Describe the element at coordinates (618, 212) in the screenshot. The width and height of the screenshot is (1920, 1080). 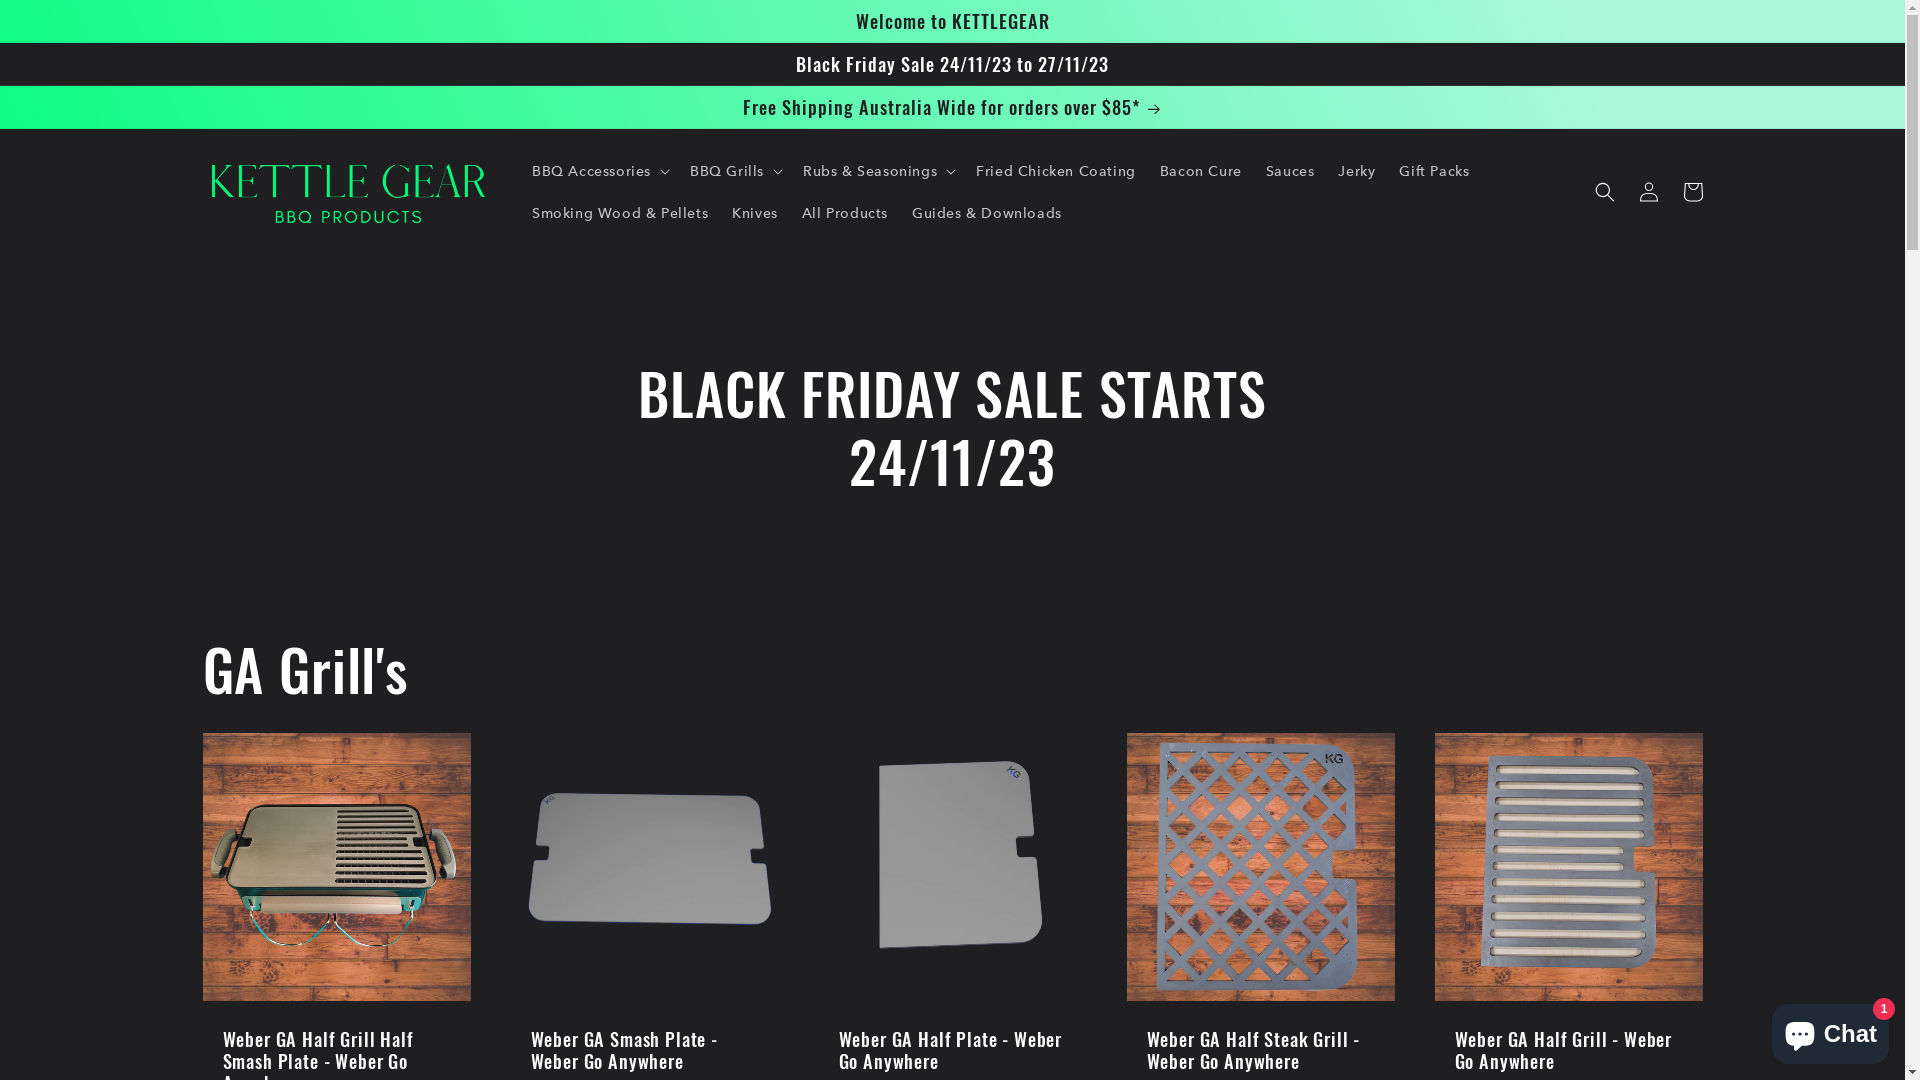
I see `'Smoking Wood & Pellets'` at that location.